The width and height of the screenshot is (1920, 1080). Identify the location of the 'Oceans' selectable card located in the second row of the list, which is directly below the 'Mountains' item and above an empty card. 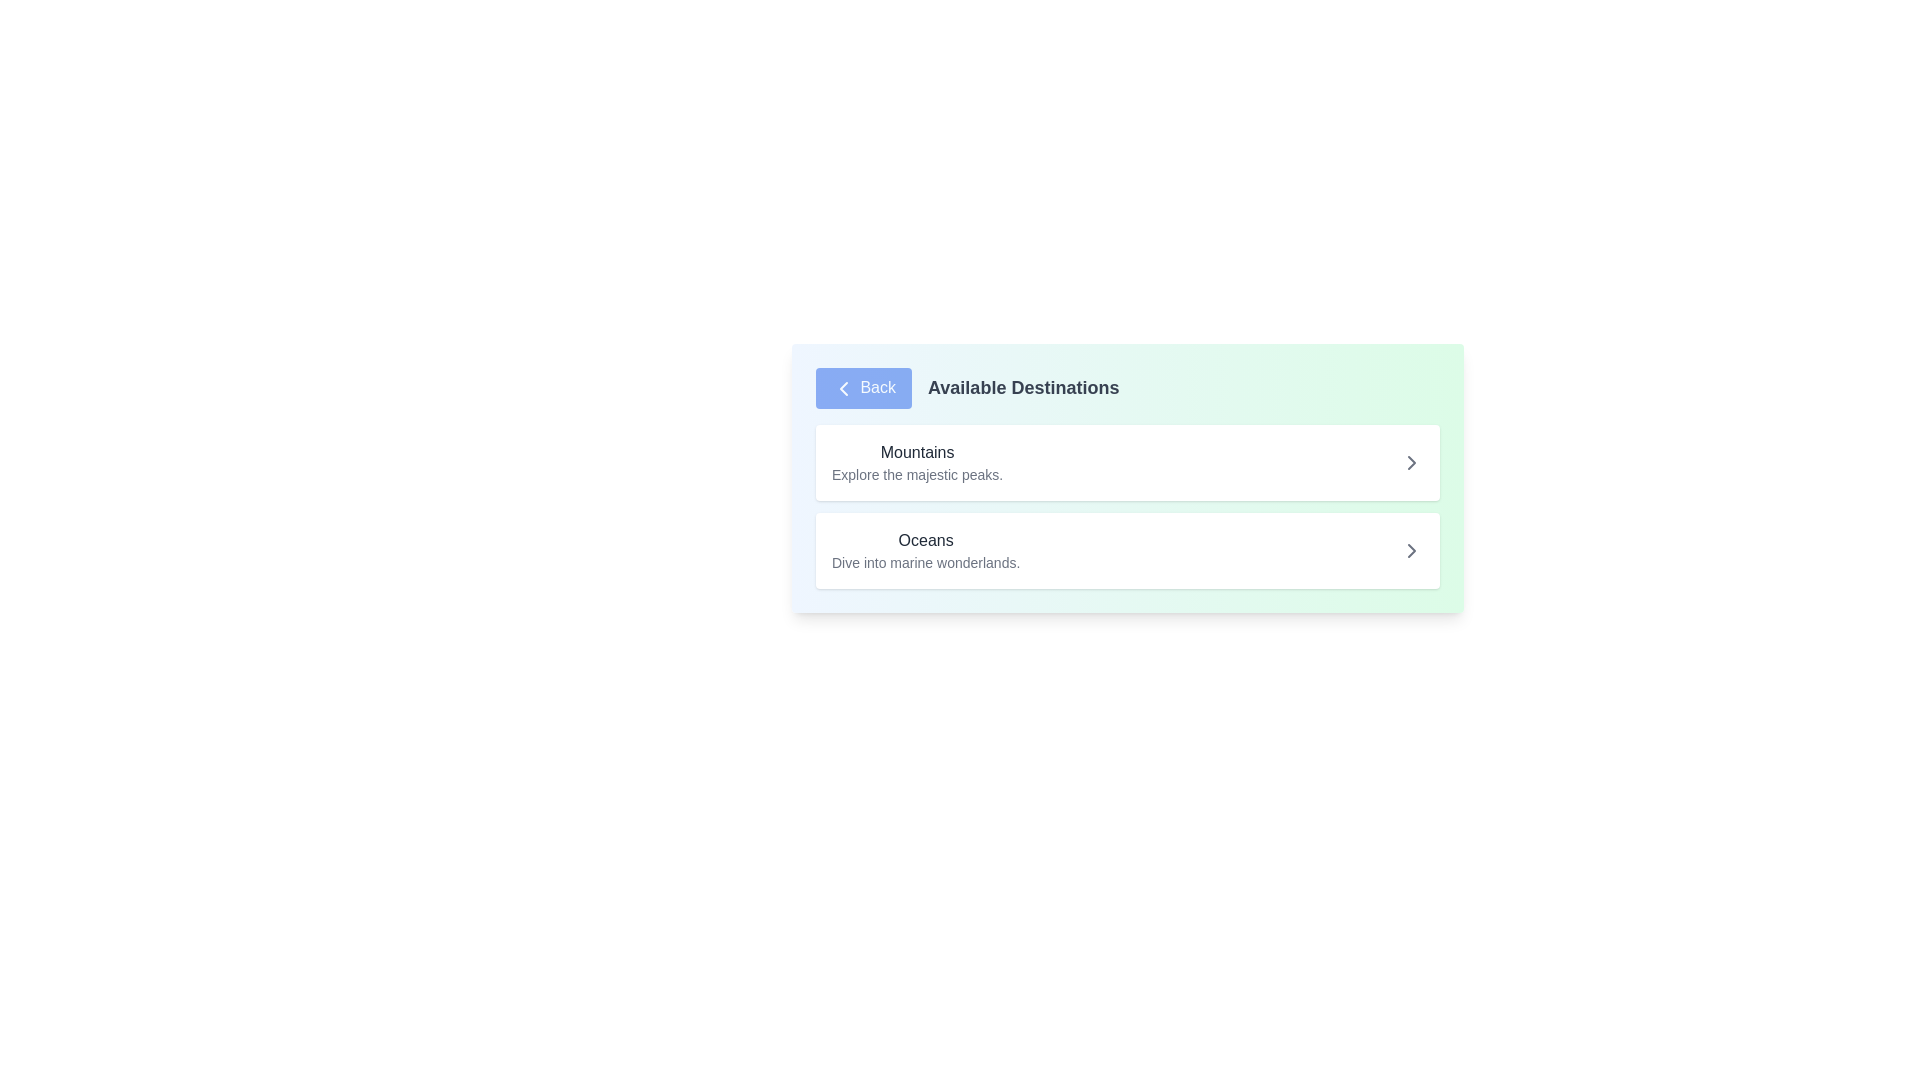
(925, 550).